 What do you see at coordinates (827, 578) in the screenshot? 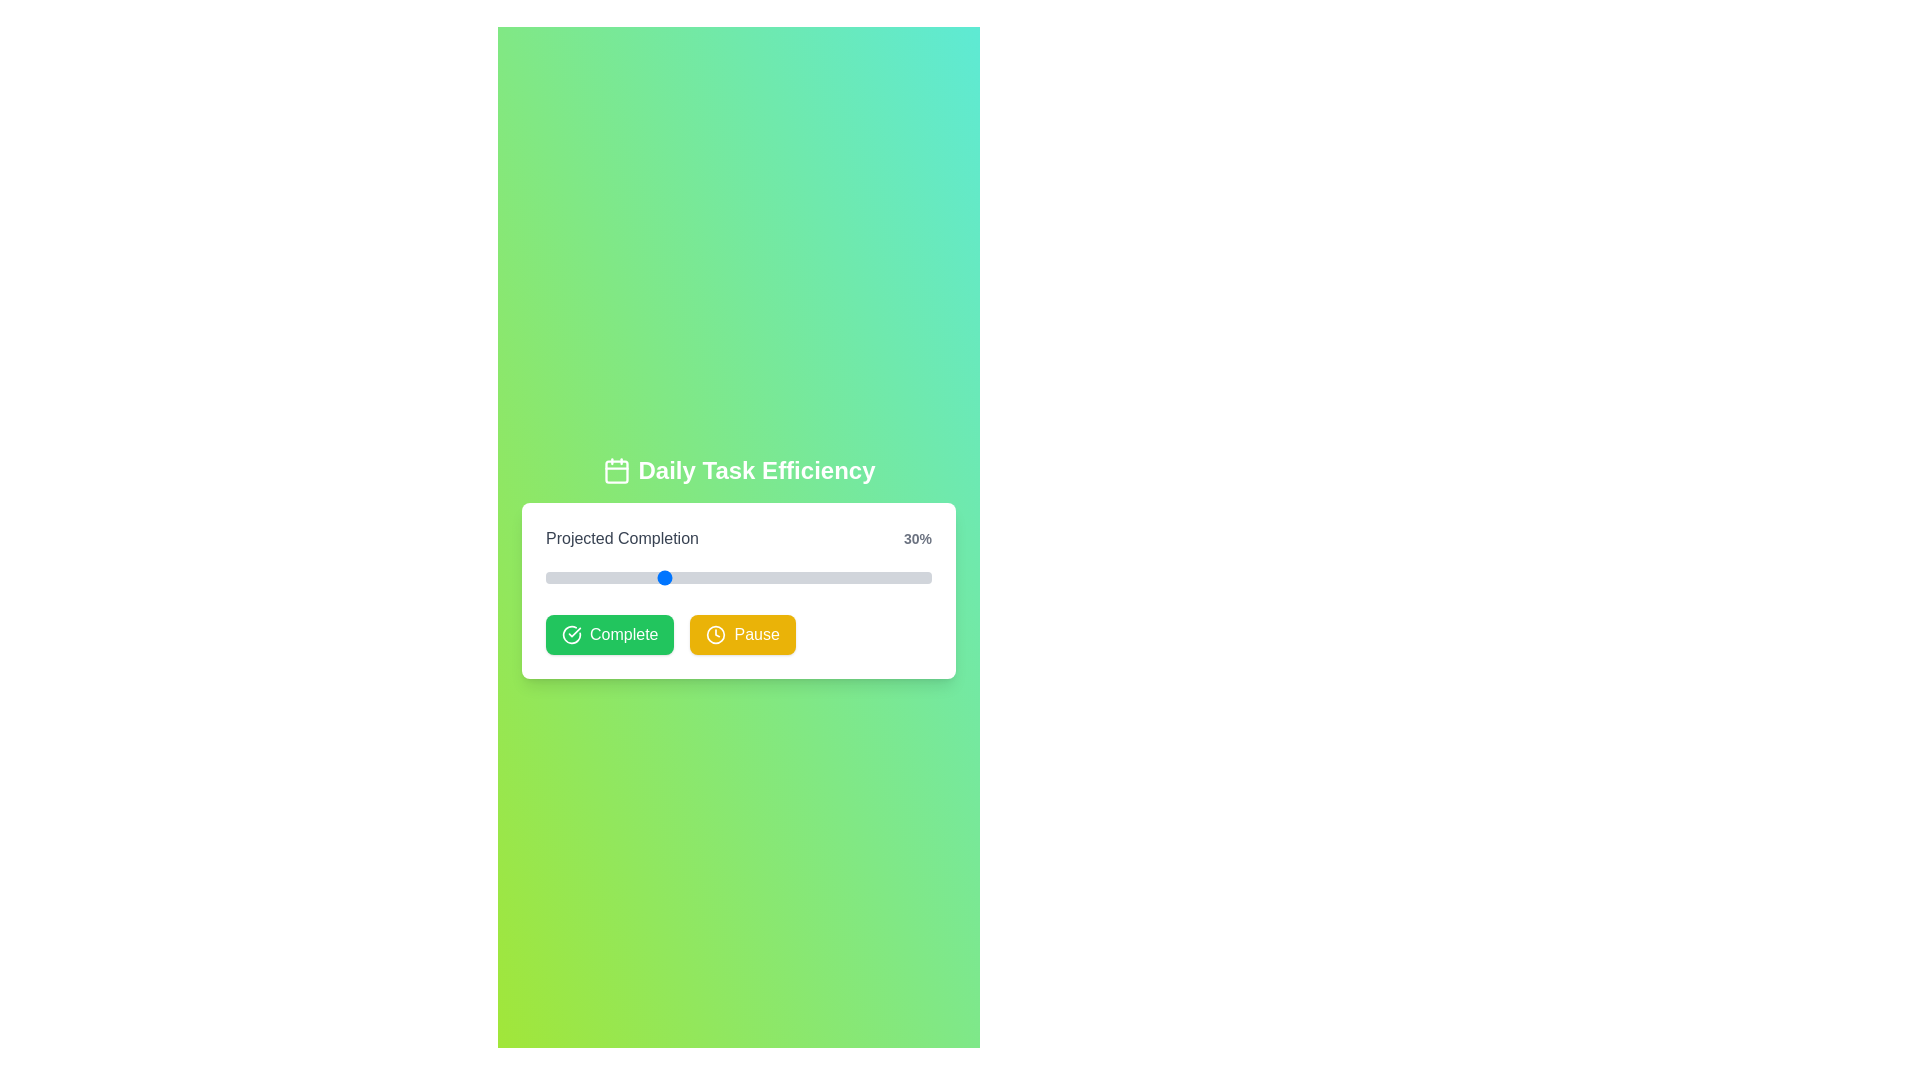
I see `the slider to set the progress to 73%` at bounding box center [827, 578].